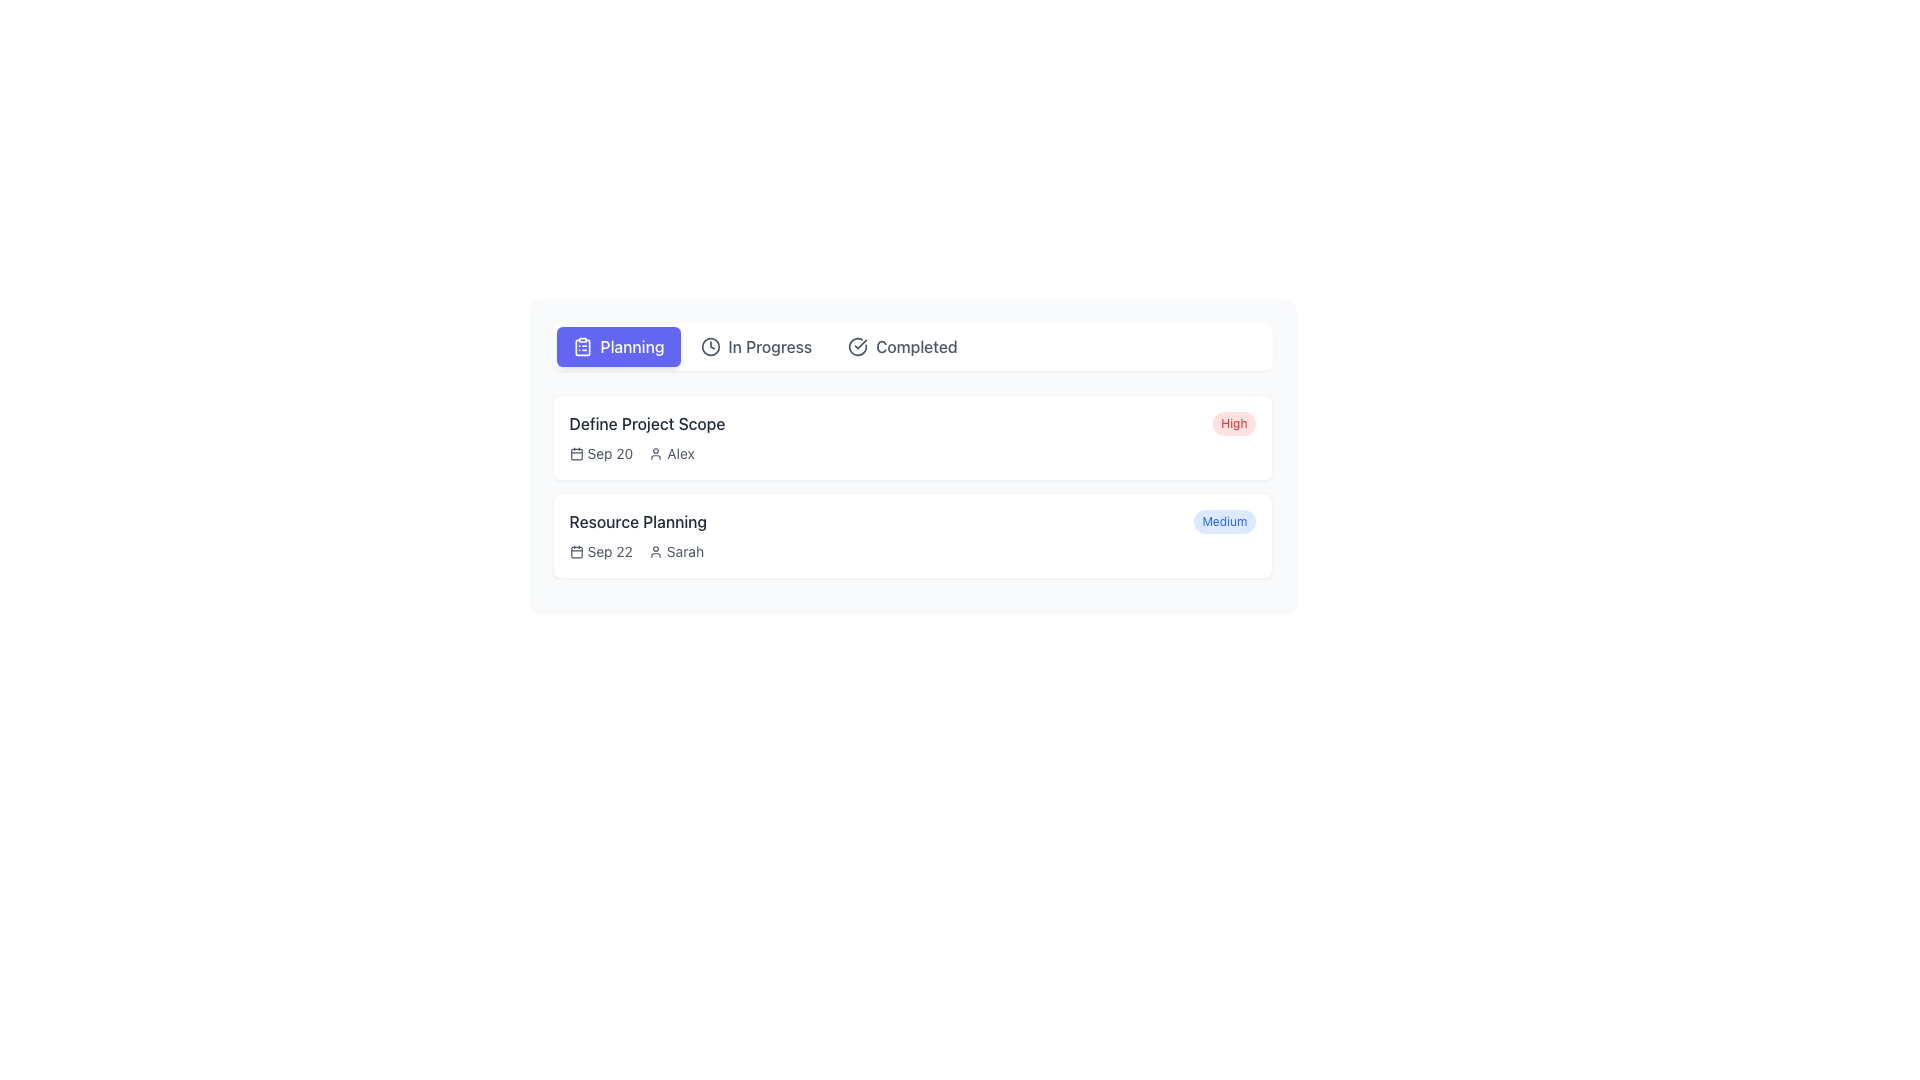 This screenshot has width=1920, height=1080. What do you see at coordinates (911, 535) in the screenshot?
I see `the 'Resource Planning' task card` at bounding box center [911, 535].